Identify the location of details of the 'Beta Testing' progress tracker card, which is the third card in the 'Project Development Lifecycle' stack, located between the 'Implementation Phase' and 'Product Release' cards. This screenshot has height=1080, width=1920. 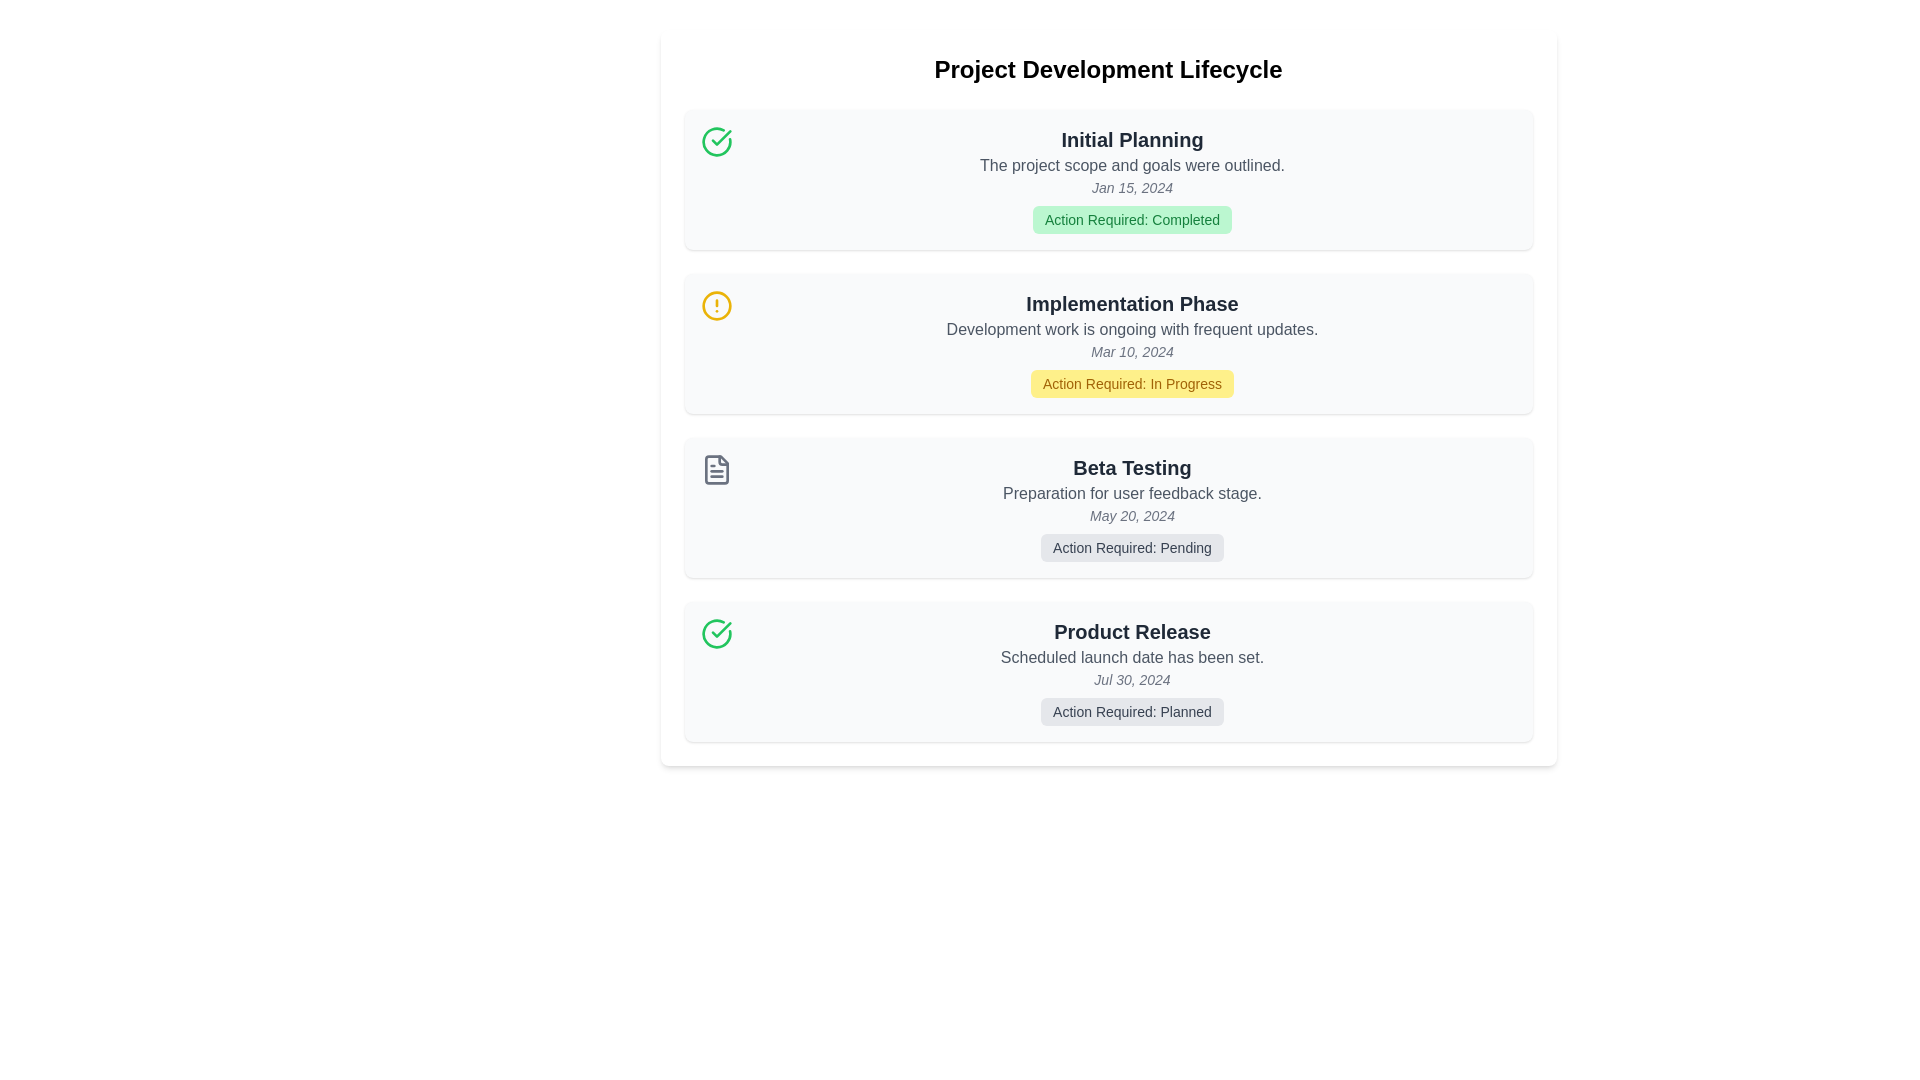
(1107, 507).